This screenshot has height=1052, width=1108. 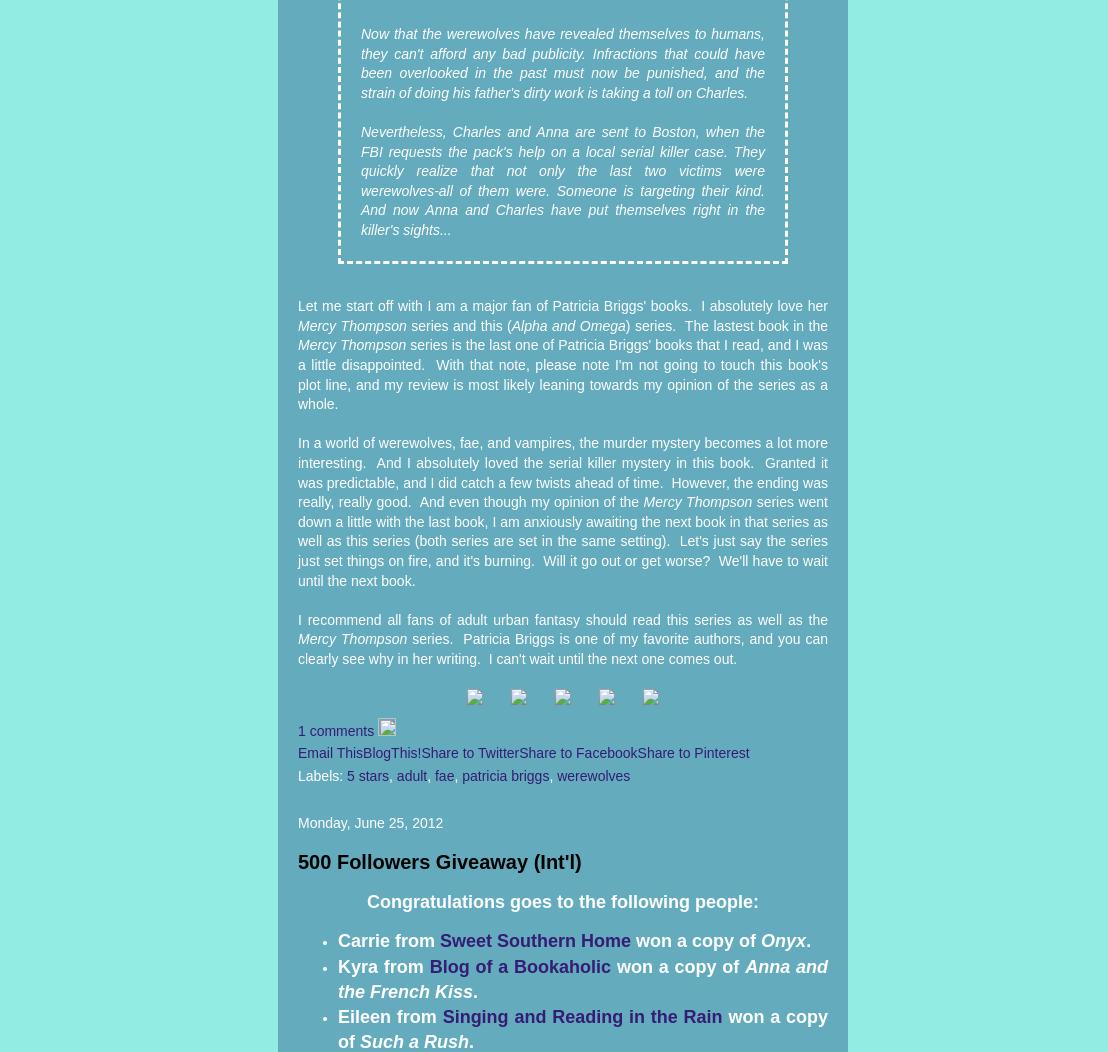 What do you see at coordinates (442, 774) in the screenshot?
I see `'fae'` at bounding box center [442, 774].